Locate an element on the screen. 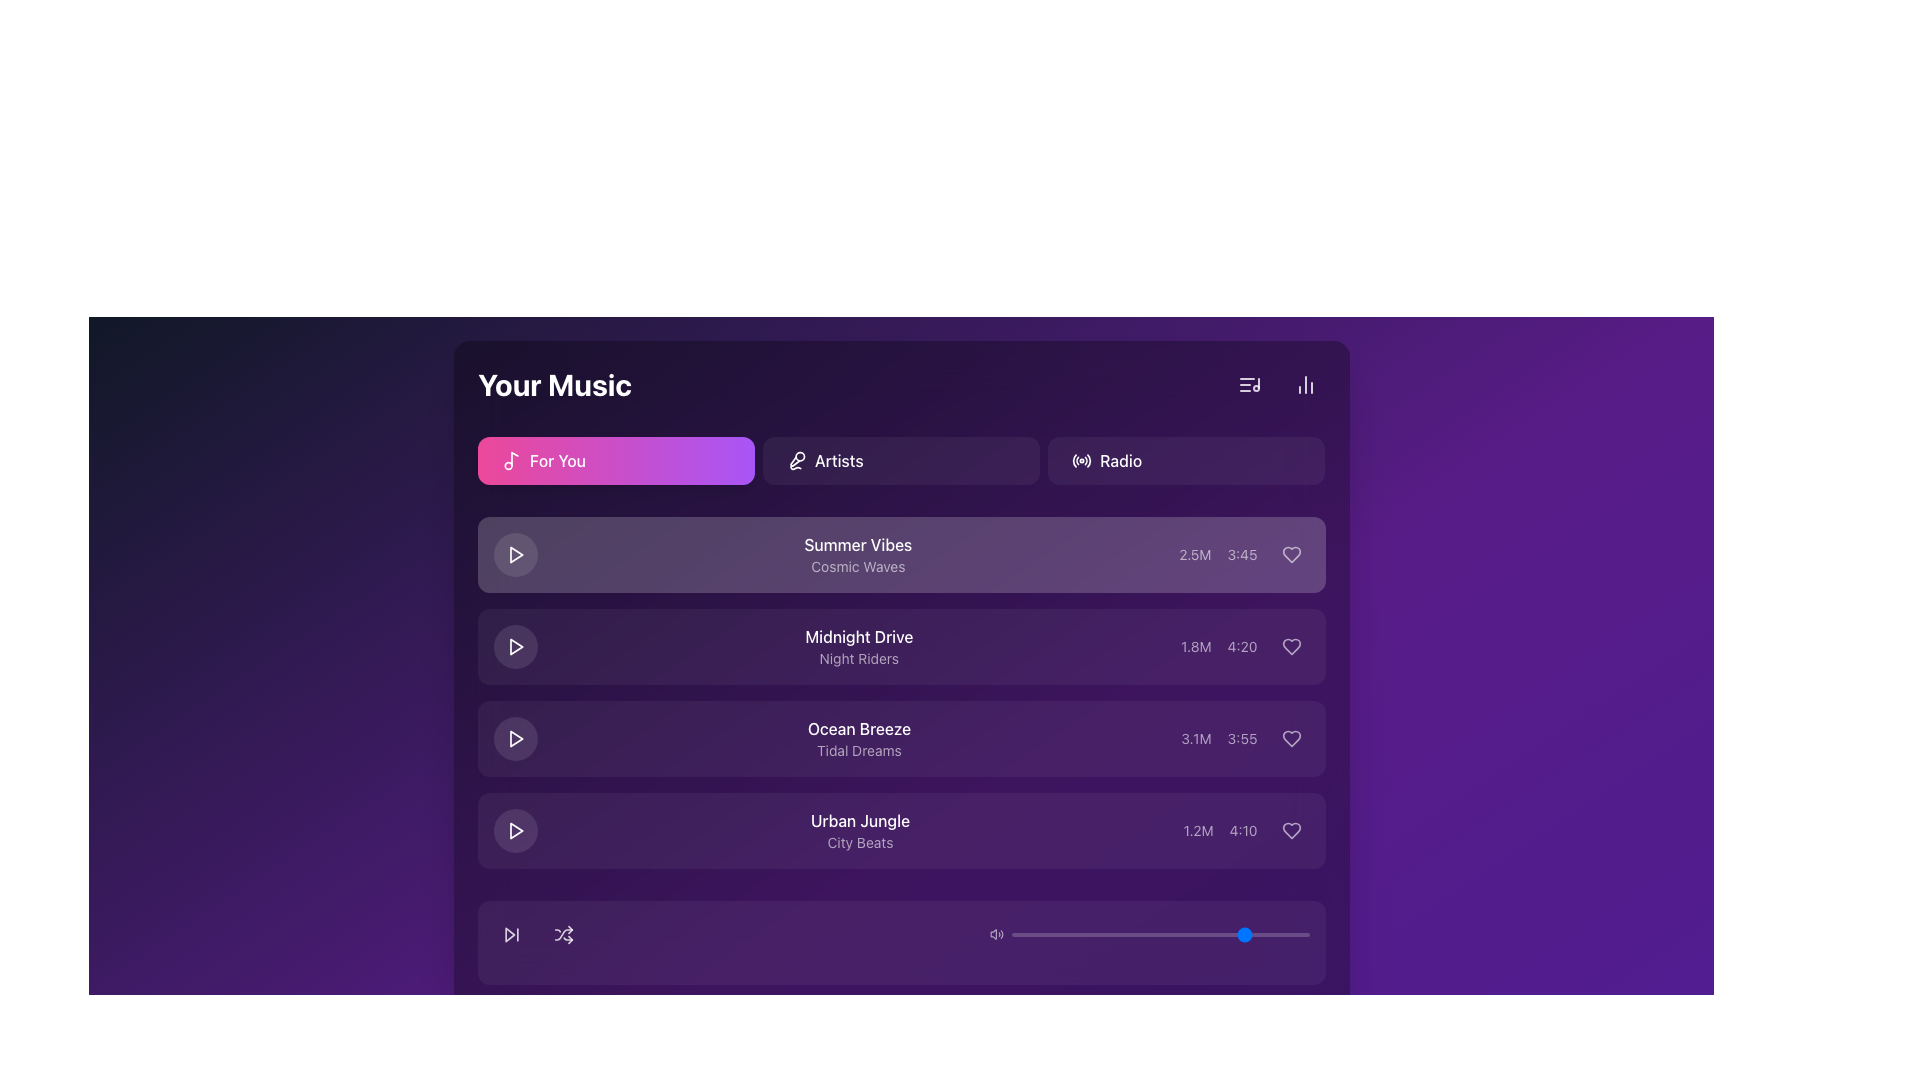  the heart icon representing the favorite action for the song 'Summer Vibes' to potentially show a tooltip is located at coordinates (1291, 555).